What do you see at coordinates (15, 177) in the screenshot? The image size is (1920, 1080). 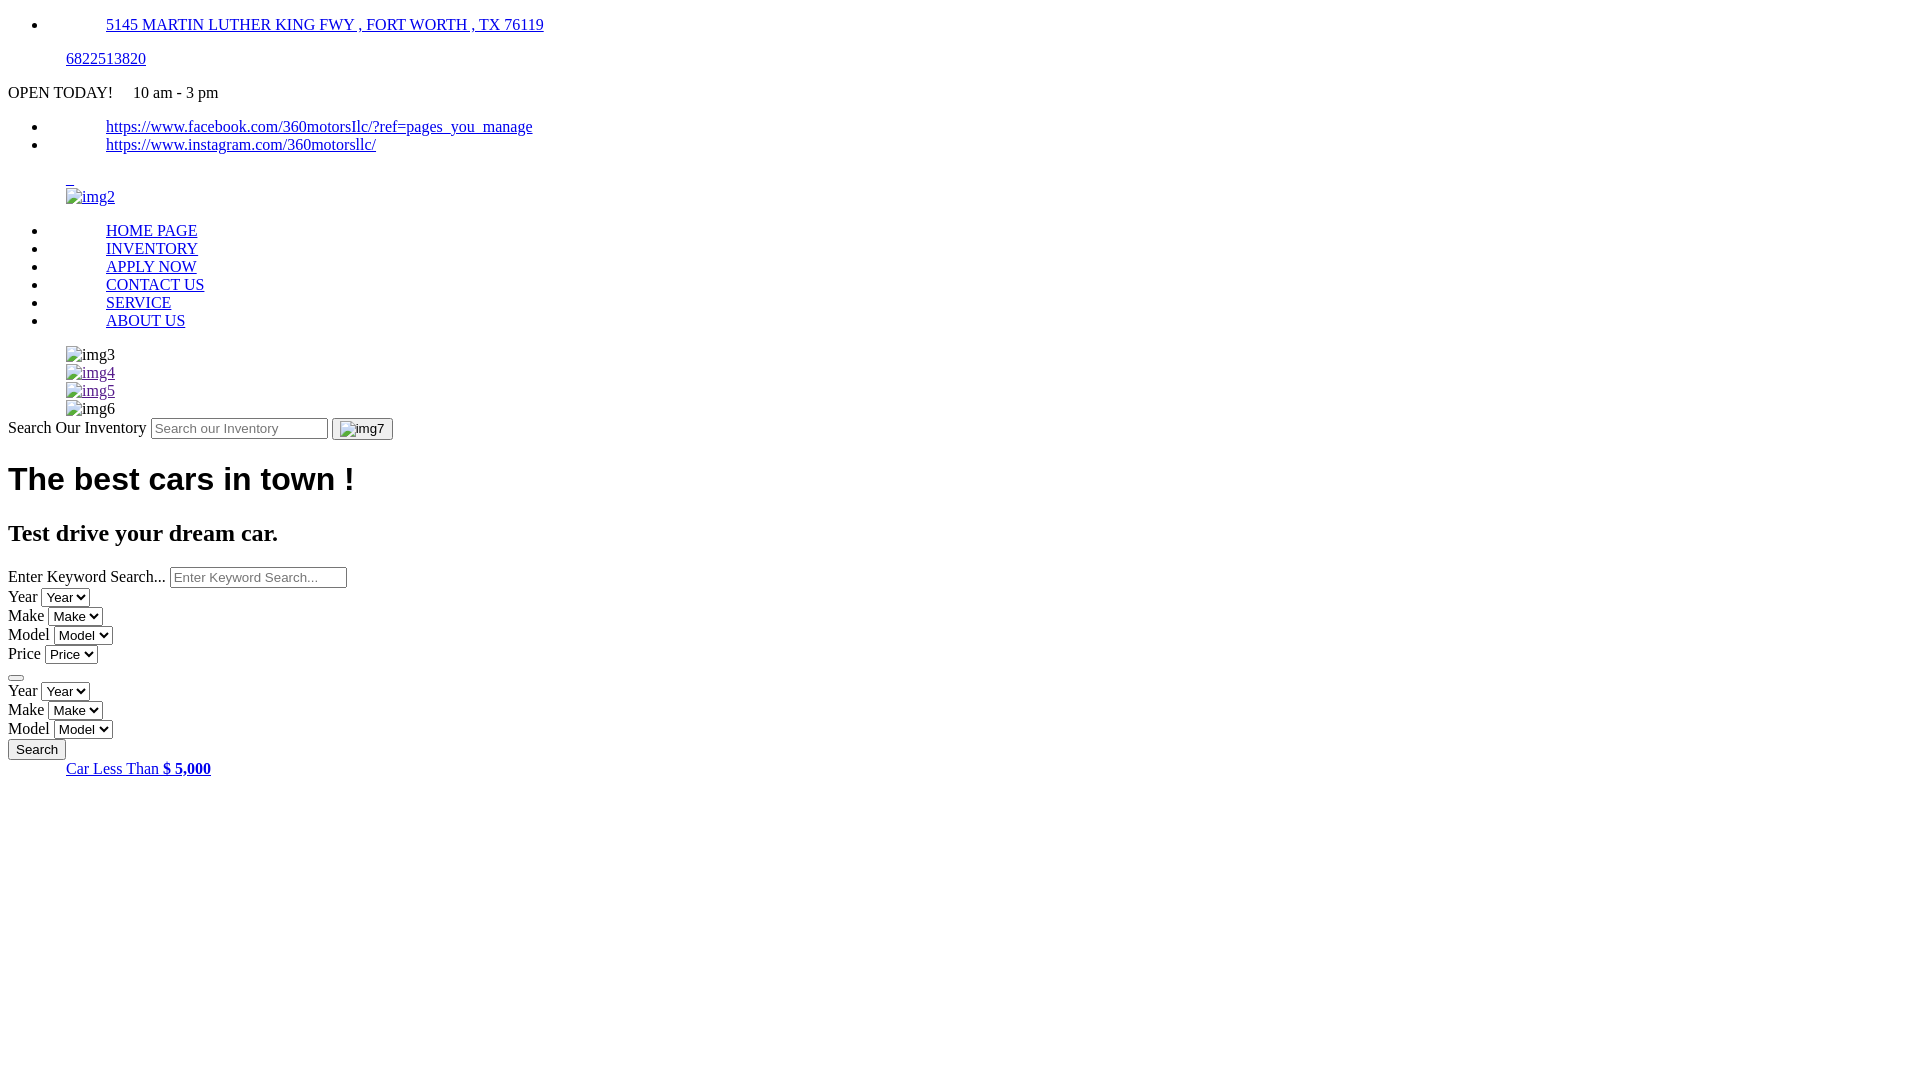 I see `'_'` at bounding box center [15, 177].